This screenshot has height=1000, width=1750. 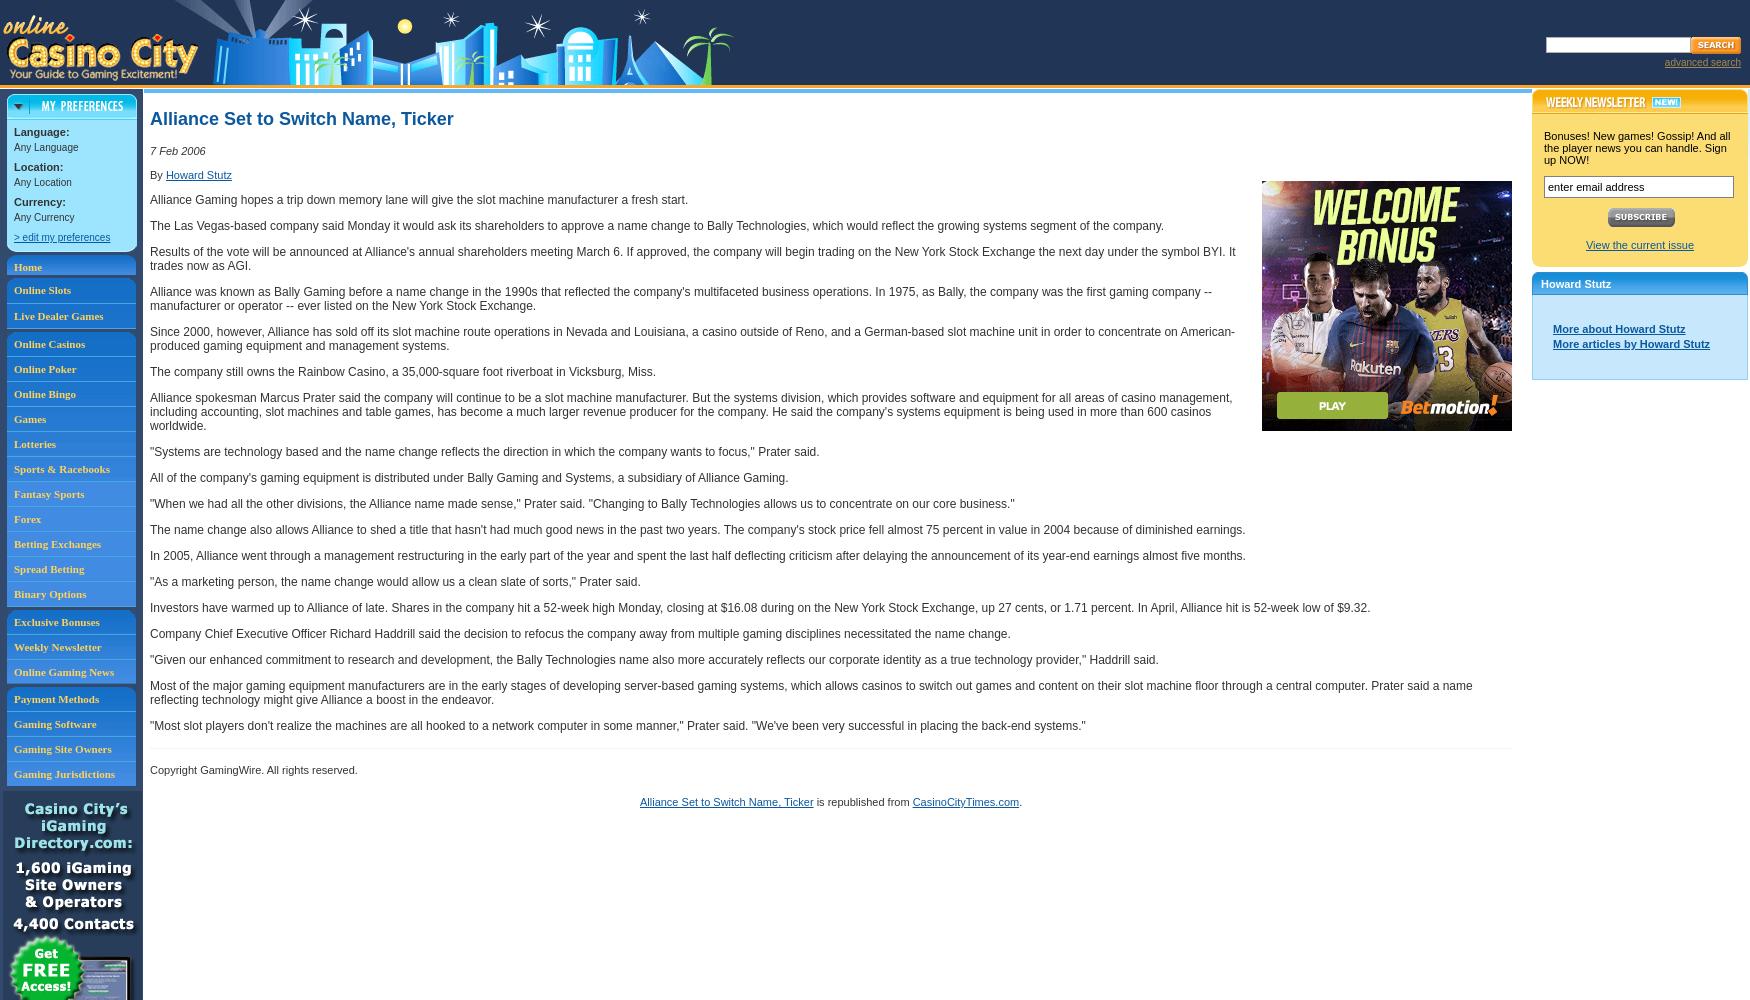 What do you see at coordinates (862, 802) in the screenshot?
I see `'is republished from'` at bounding box center [862, 802].